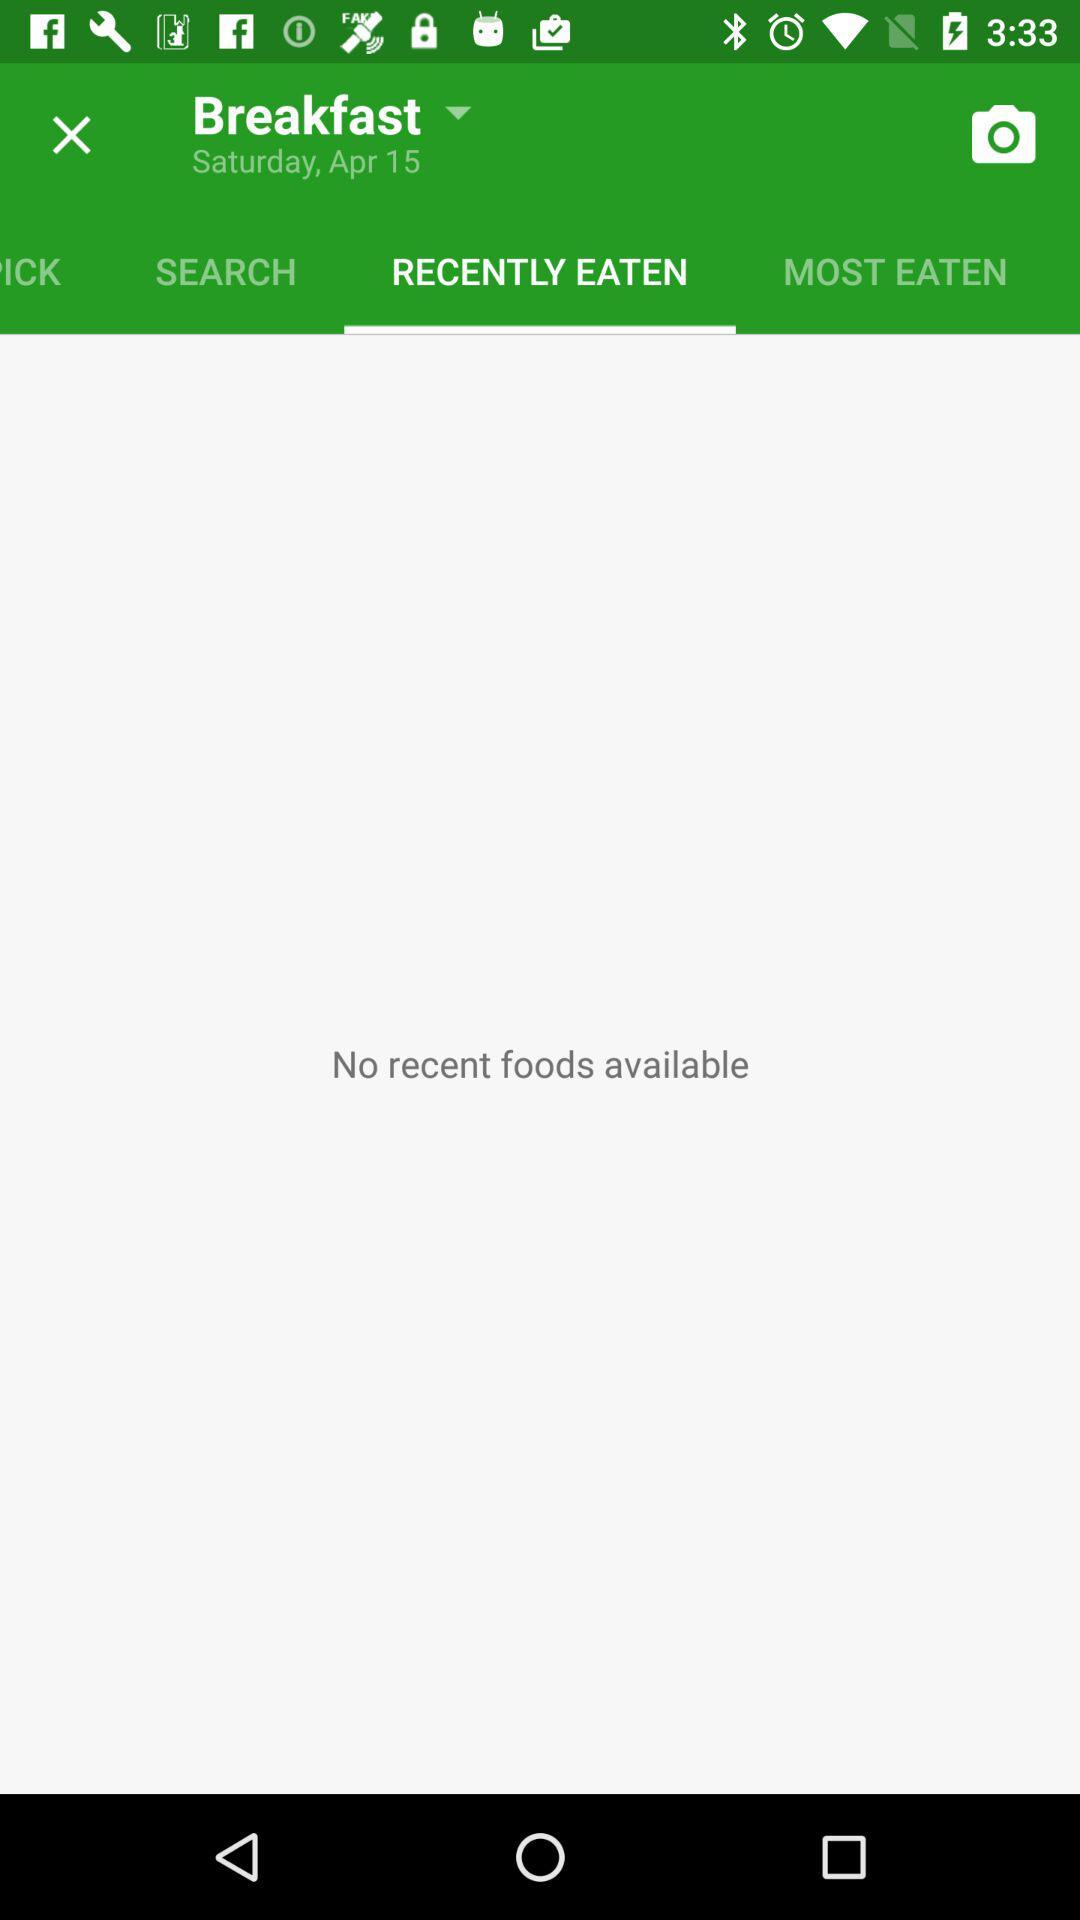 The image size is (1080, 1920). I want to click on item to the right of the breakfast icon, so click(1002, 134).